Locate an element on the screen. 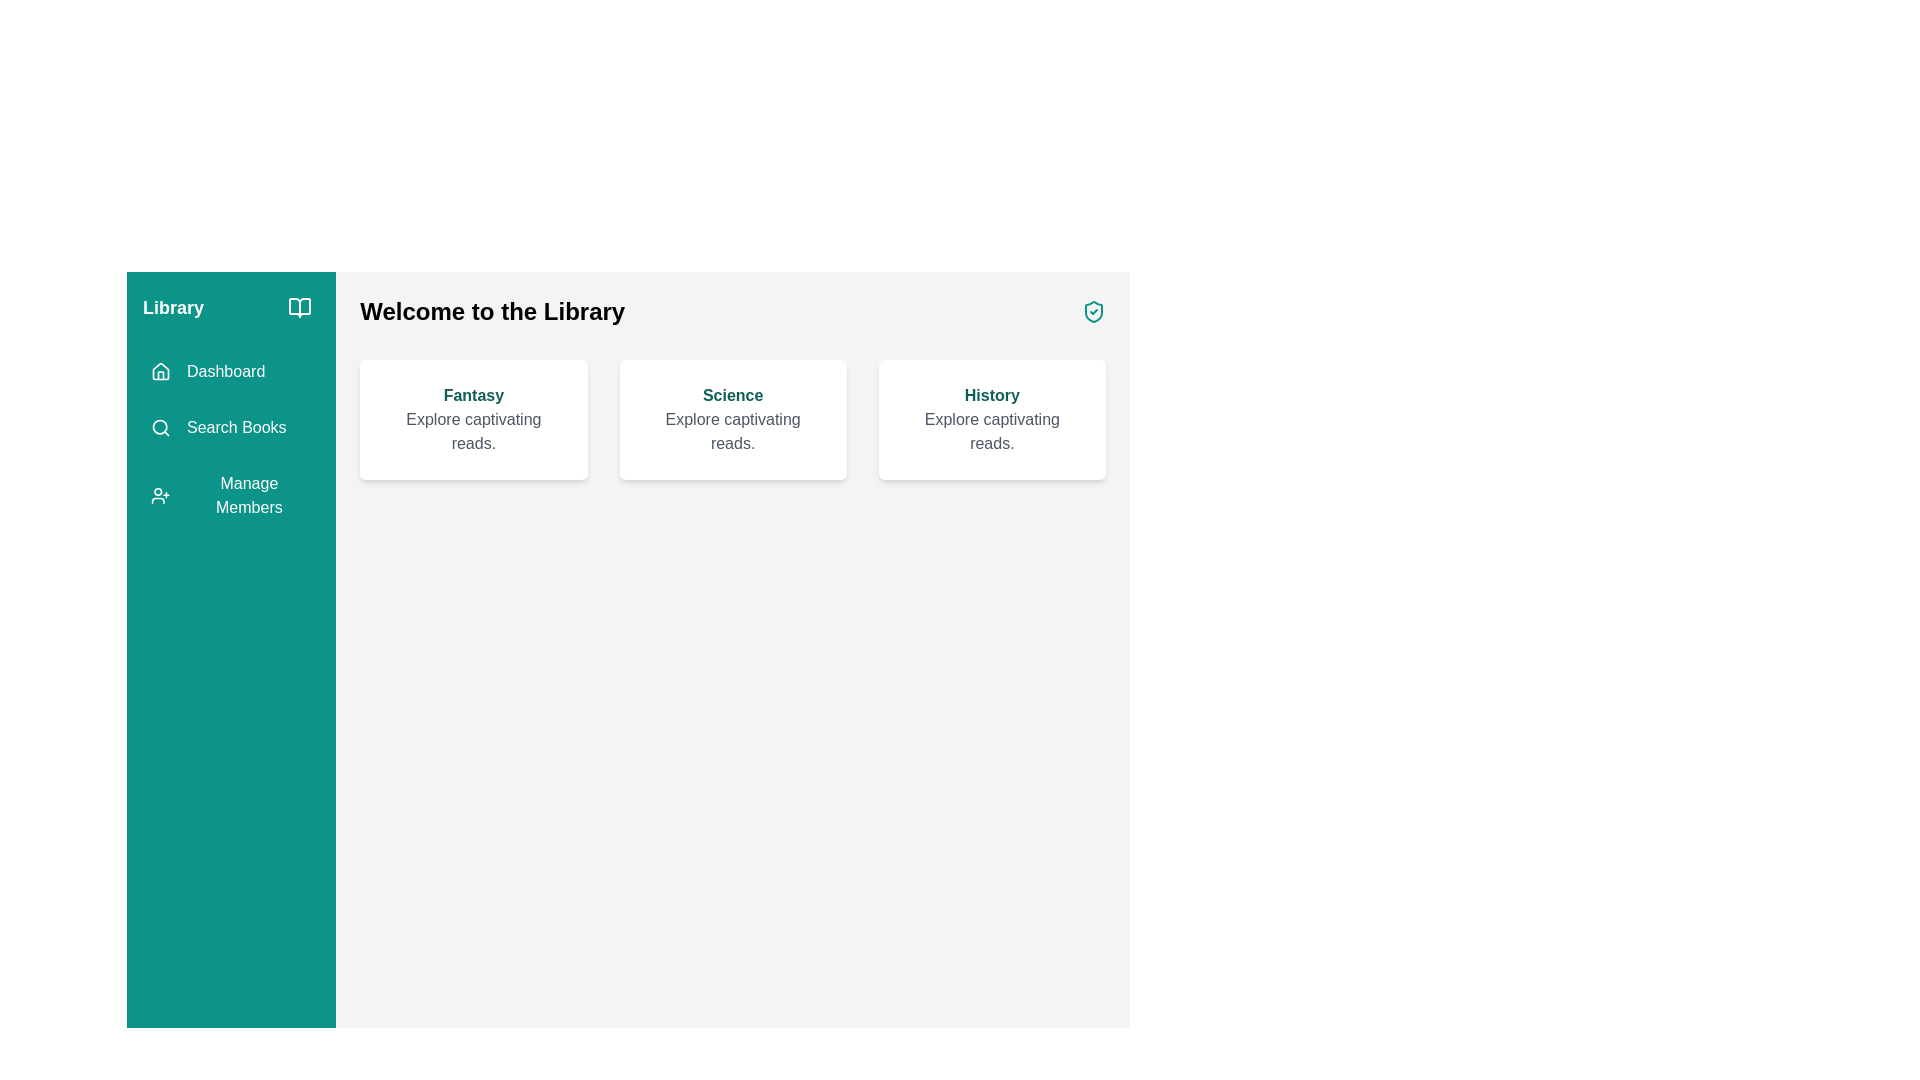  the 'Manage Members' menu item in the sidebar, which features a user icon with a plus sign and has a teal background is located at coordinates (231, 495).